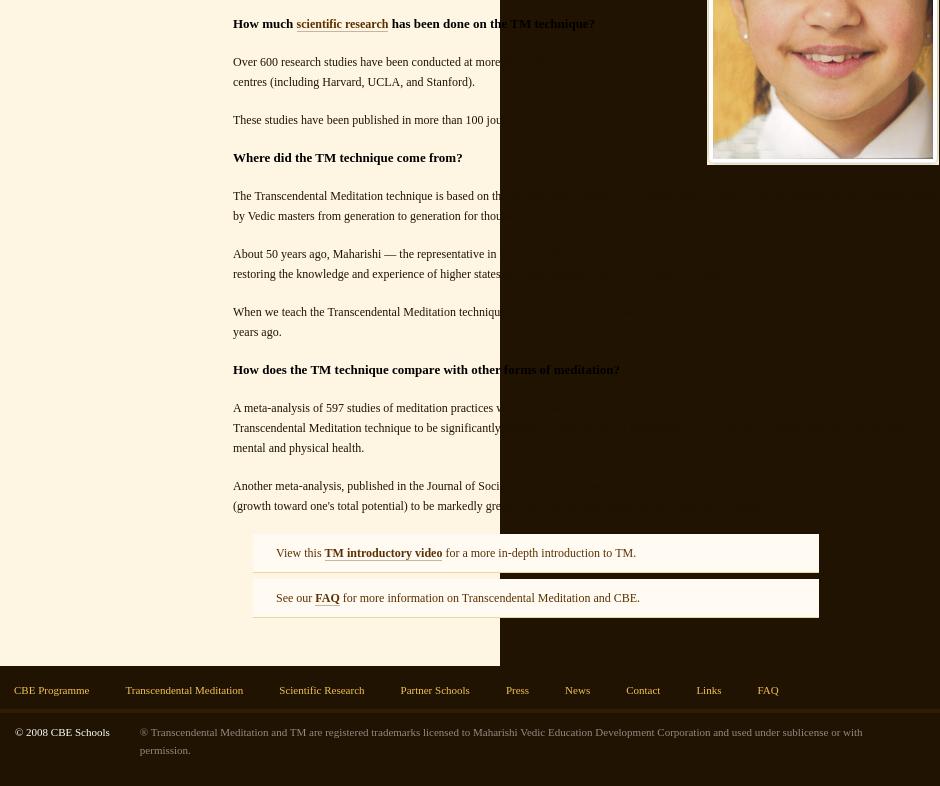 Image resolution: width=940 pixels, height=786 pixels. I want to click on 'Where did the TM technique come from?', so click(232, 156).